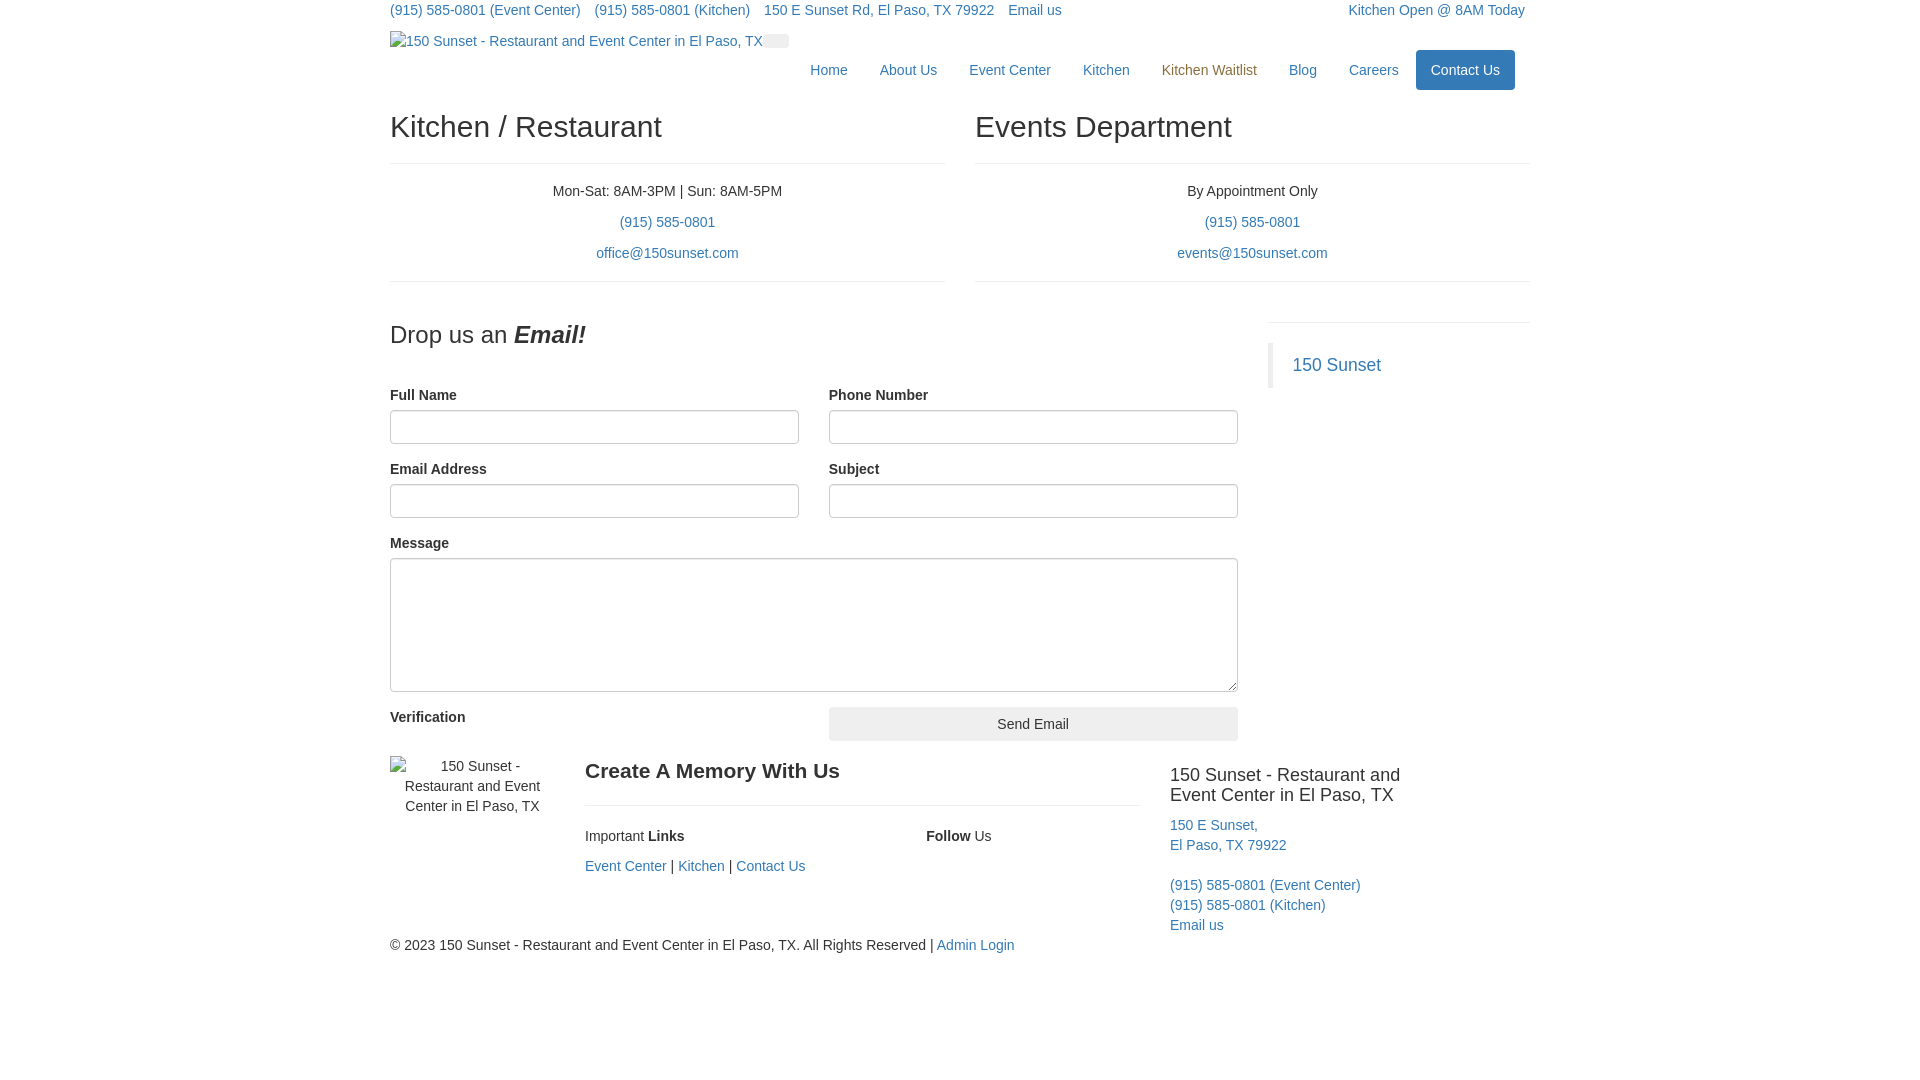 Image resolution: width=1920 pixels, height=1080 pixels. Describe the element at coordinates (828, 68) in the screenshot. I see `'Home'` at that location.